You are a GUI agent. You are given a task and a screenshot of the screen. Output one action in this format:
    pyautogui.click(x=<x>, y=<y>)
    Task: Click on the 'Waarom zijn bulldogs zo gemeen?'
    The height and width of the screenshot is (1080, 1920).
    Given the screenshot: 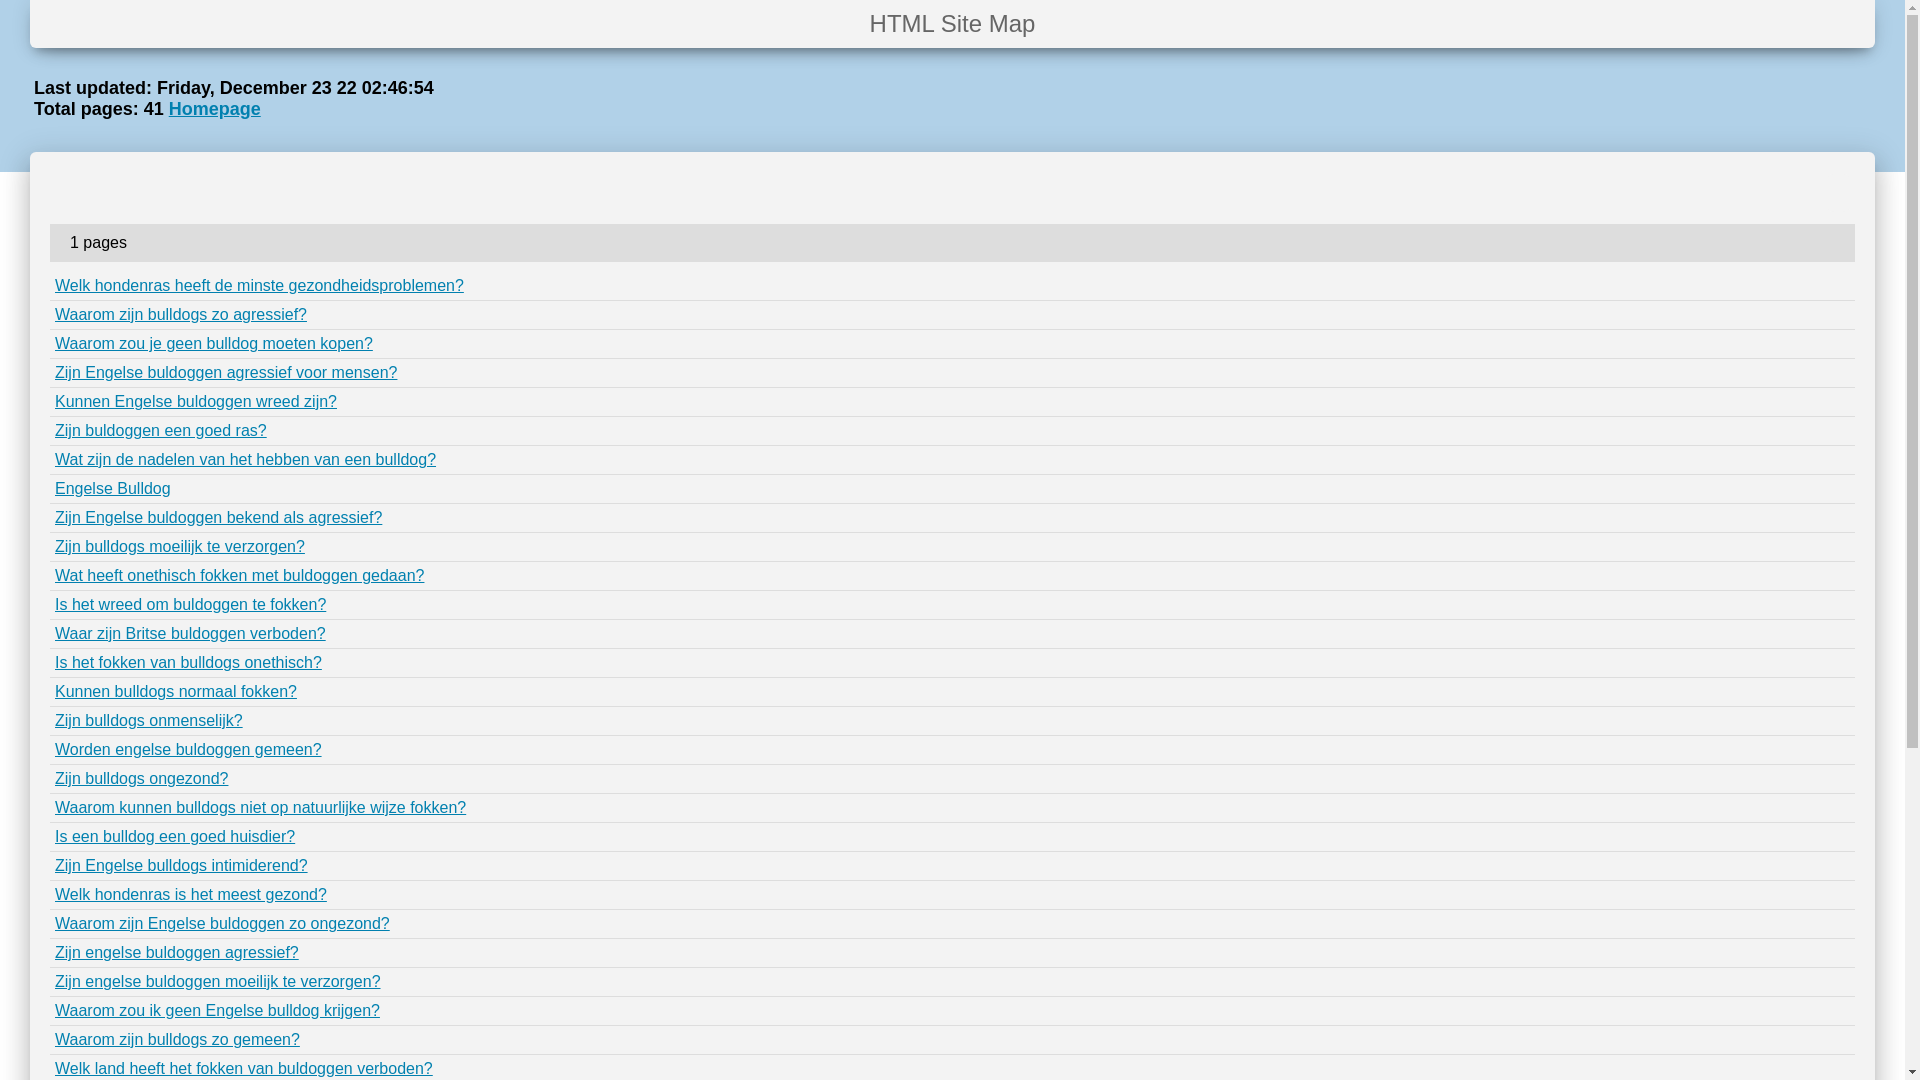 What is the action you would take?
    pyautogui.click(x=177, y=1038)
    